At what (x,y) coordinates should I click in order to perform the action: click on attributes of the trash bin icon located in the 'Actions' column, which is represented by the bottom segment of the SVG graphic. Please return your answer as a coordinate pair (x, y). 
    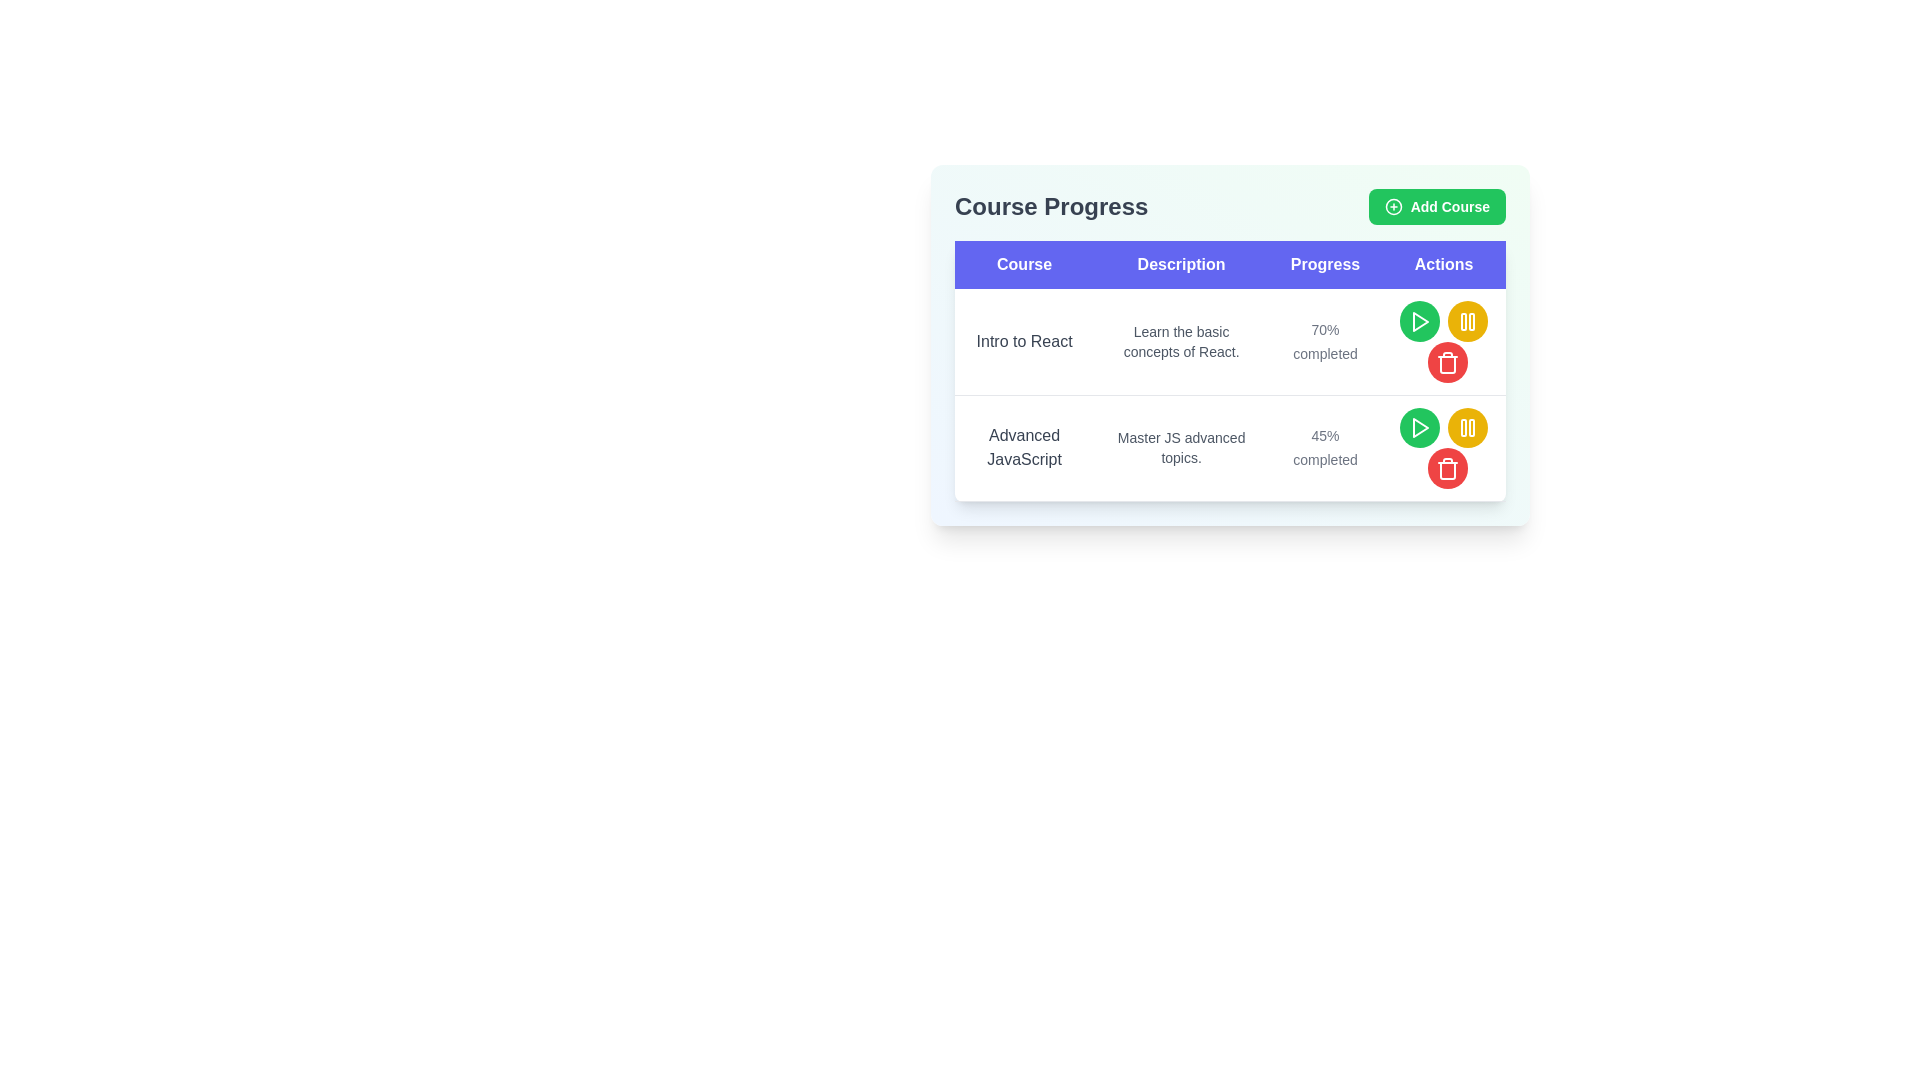
    Looking at the image, I should click on (1448, 471).